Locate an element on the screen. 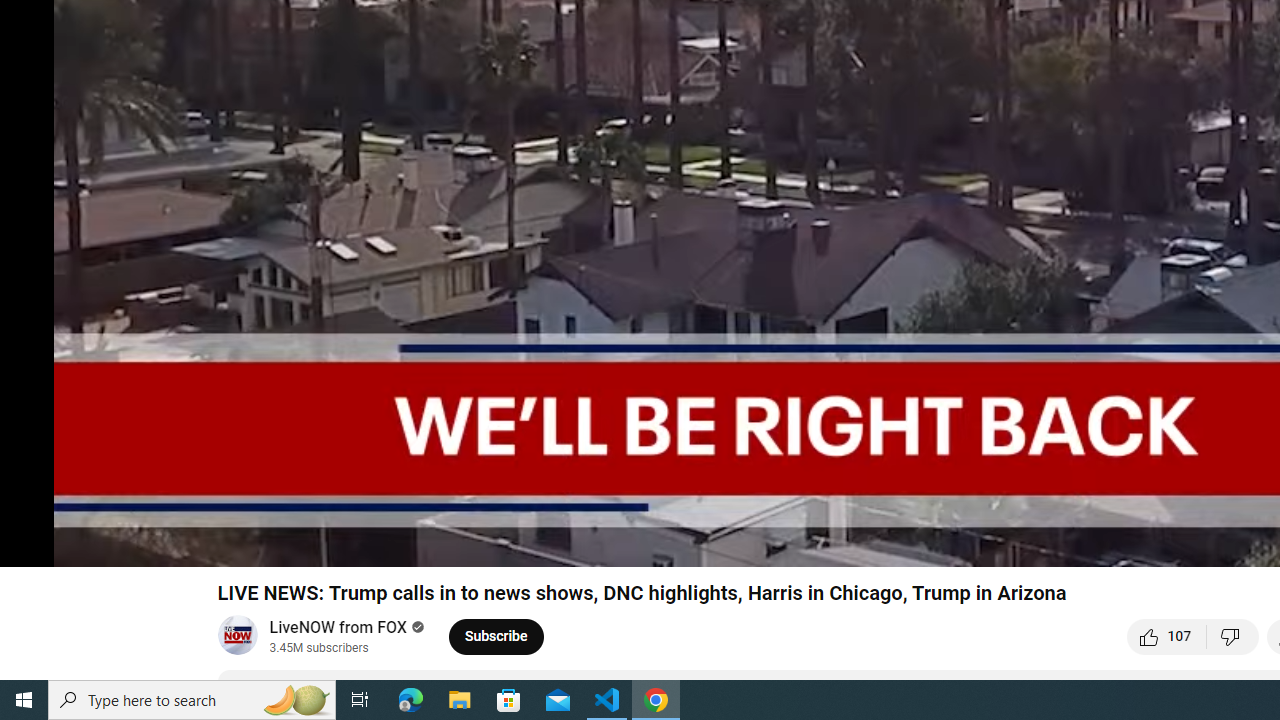 The height and width of the screenshot is (720, 1280). 'like this video along with 107 other people' is located at coordinates (1167, 636).